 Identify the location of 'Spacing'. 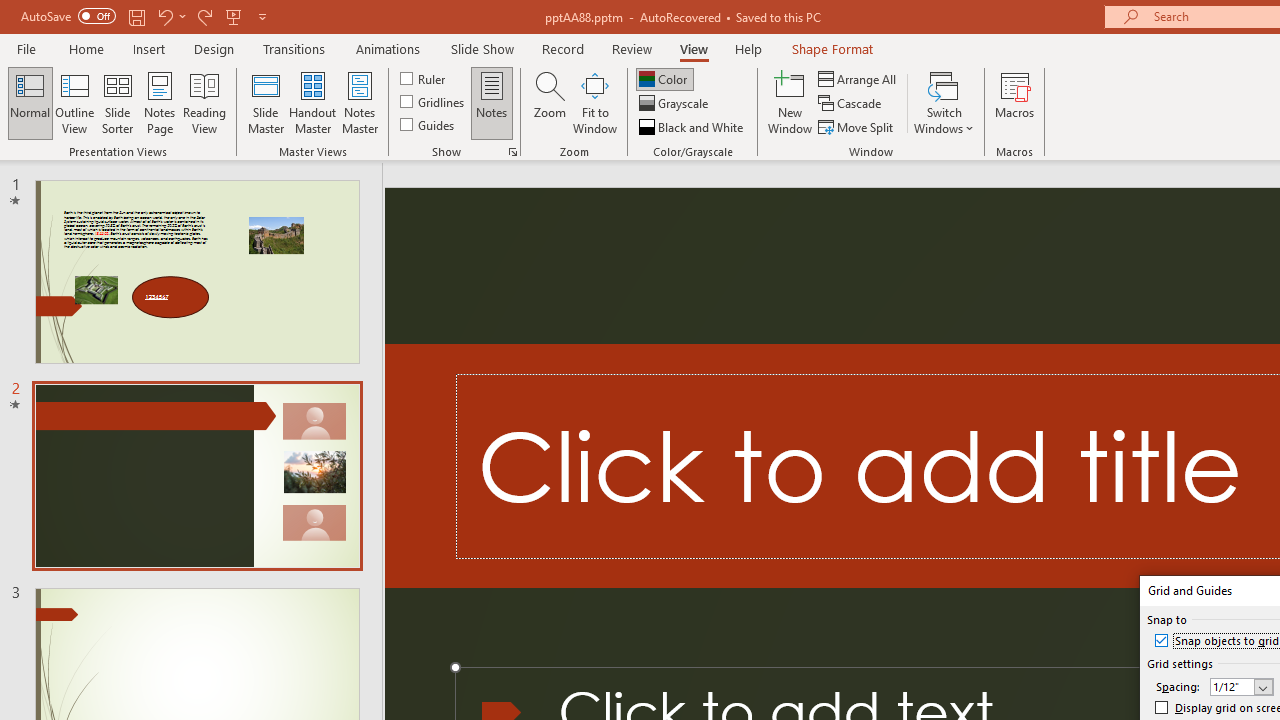
(1240, 686).